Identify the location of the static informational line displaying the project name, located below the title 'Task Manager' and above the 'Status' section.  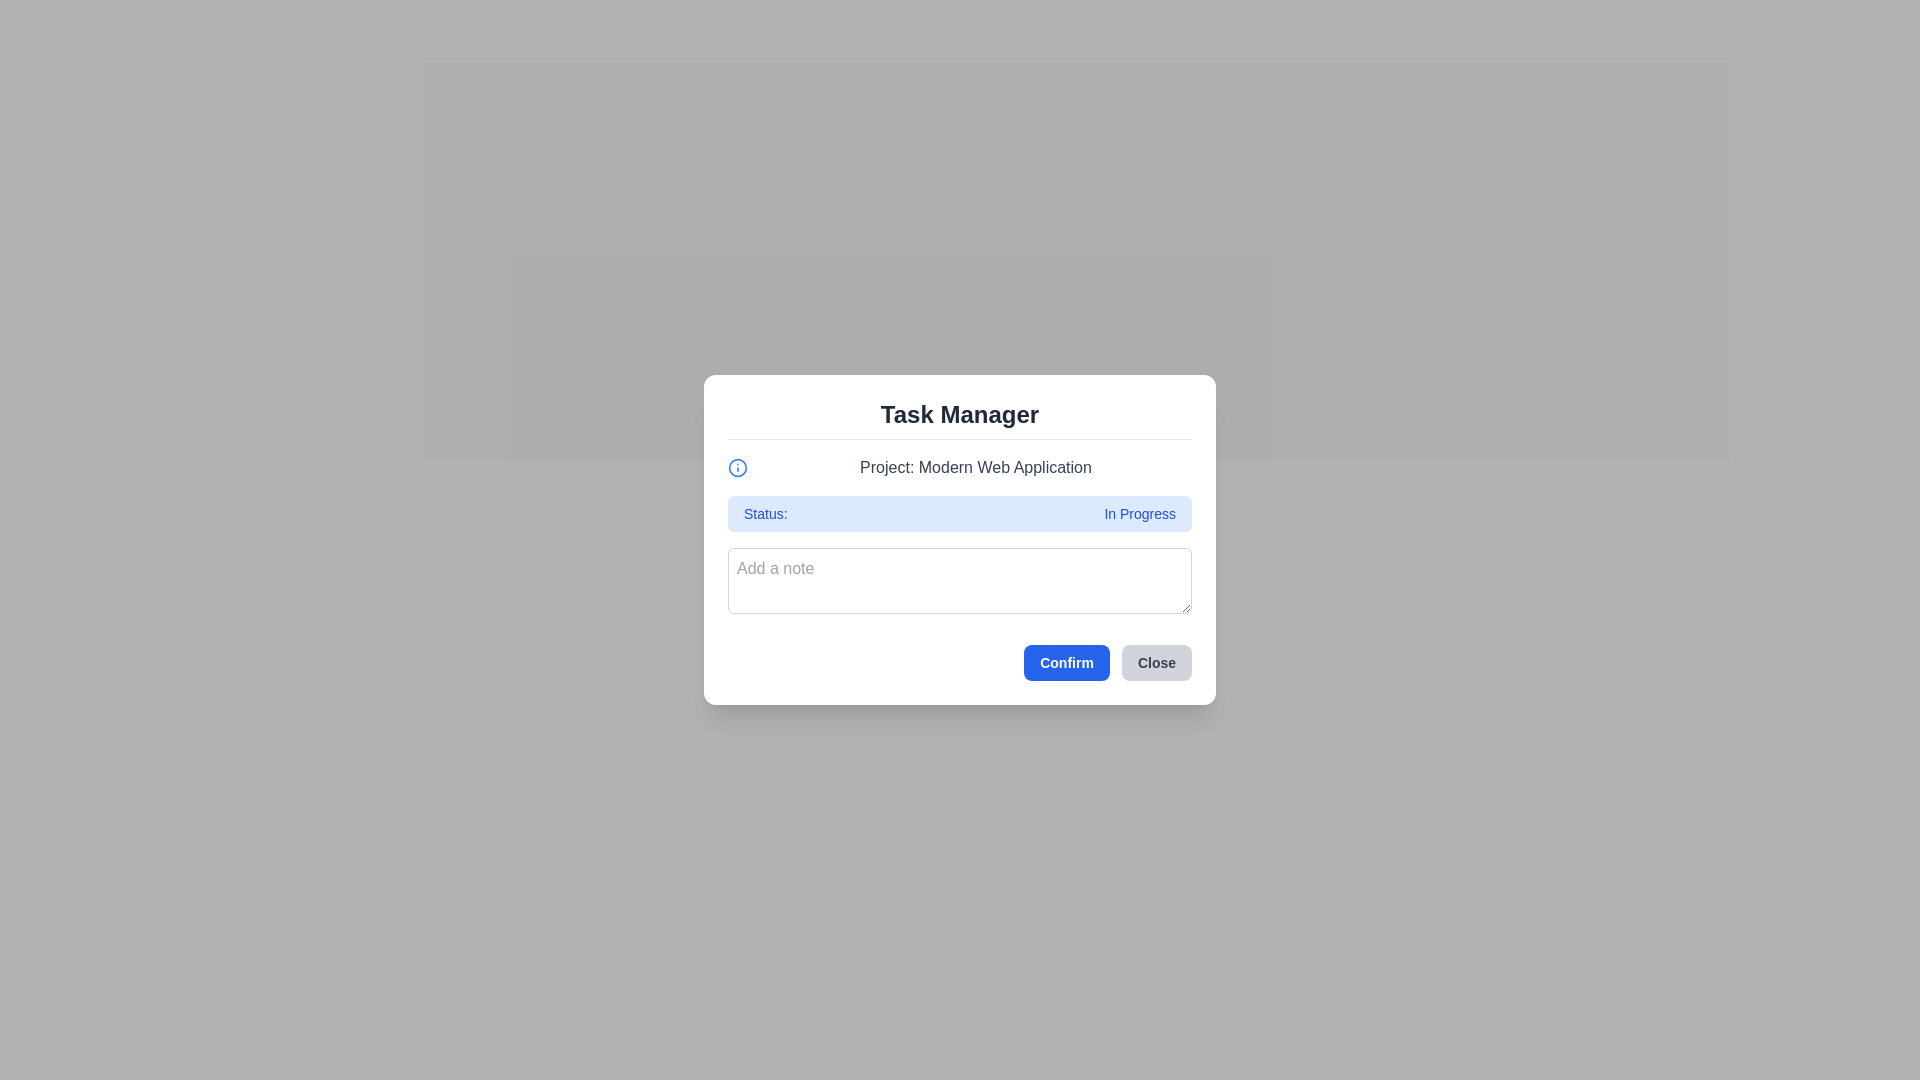
(960, 467).